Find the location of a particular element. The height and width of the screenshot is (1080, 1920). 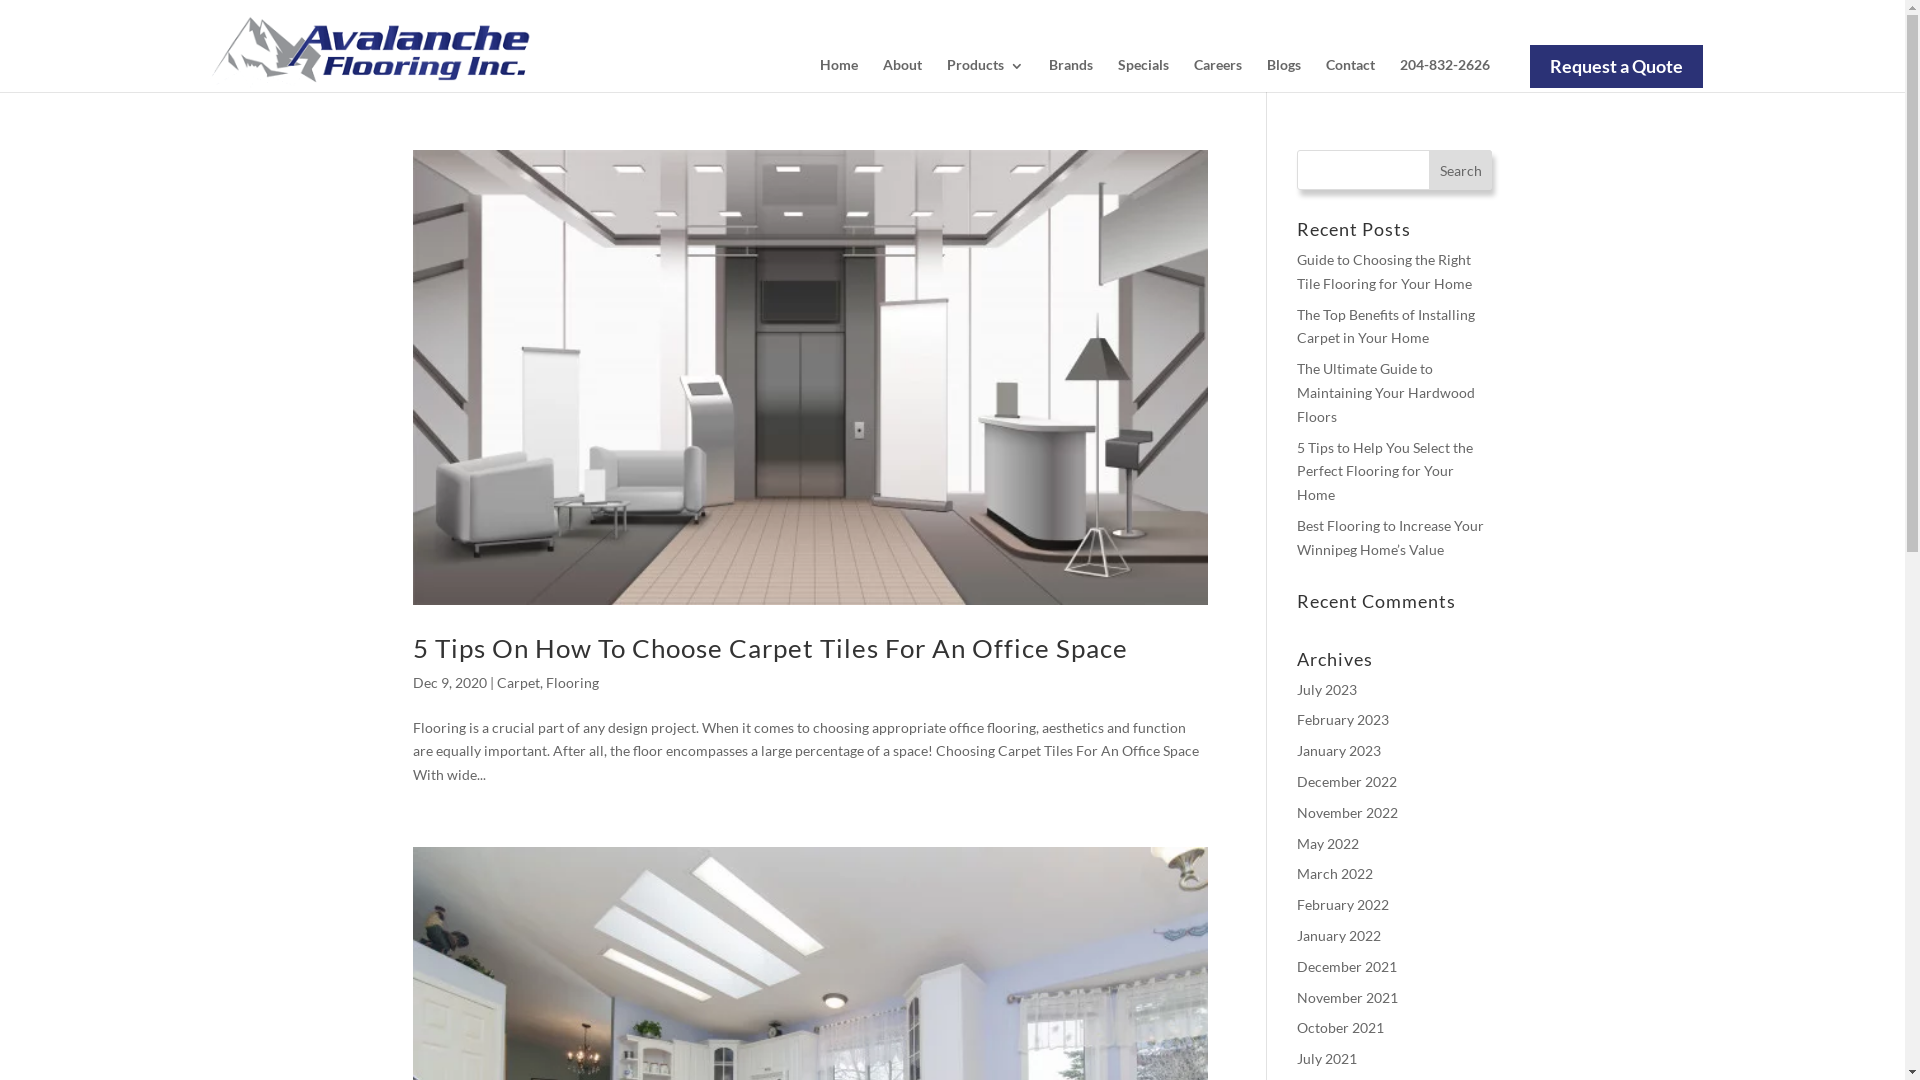

'Request a Quote' is located at coordinates (1616, 65).